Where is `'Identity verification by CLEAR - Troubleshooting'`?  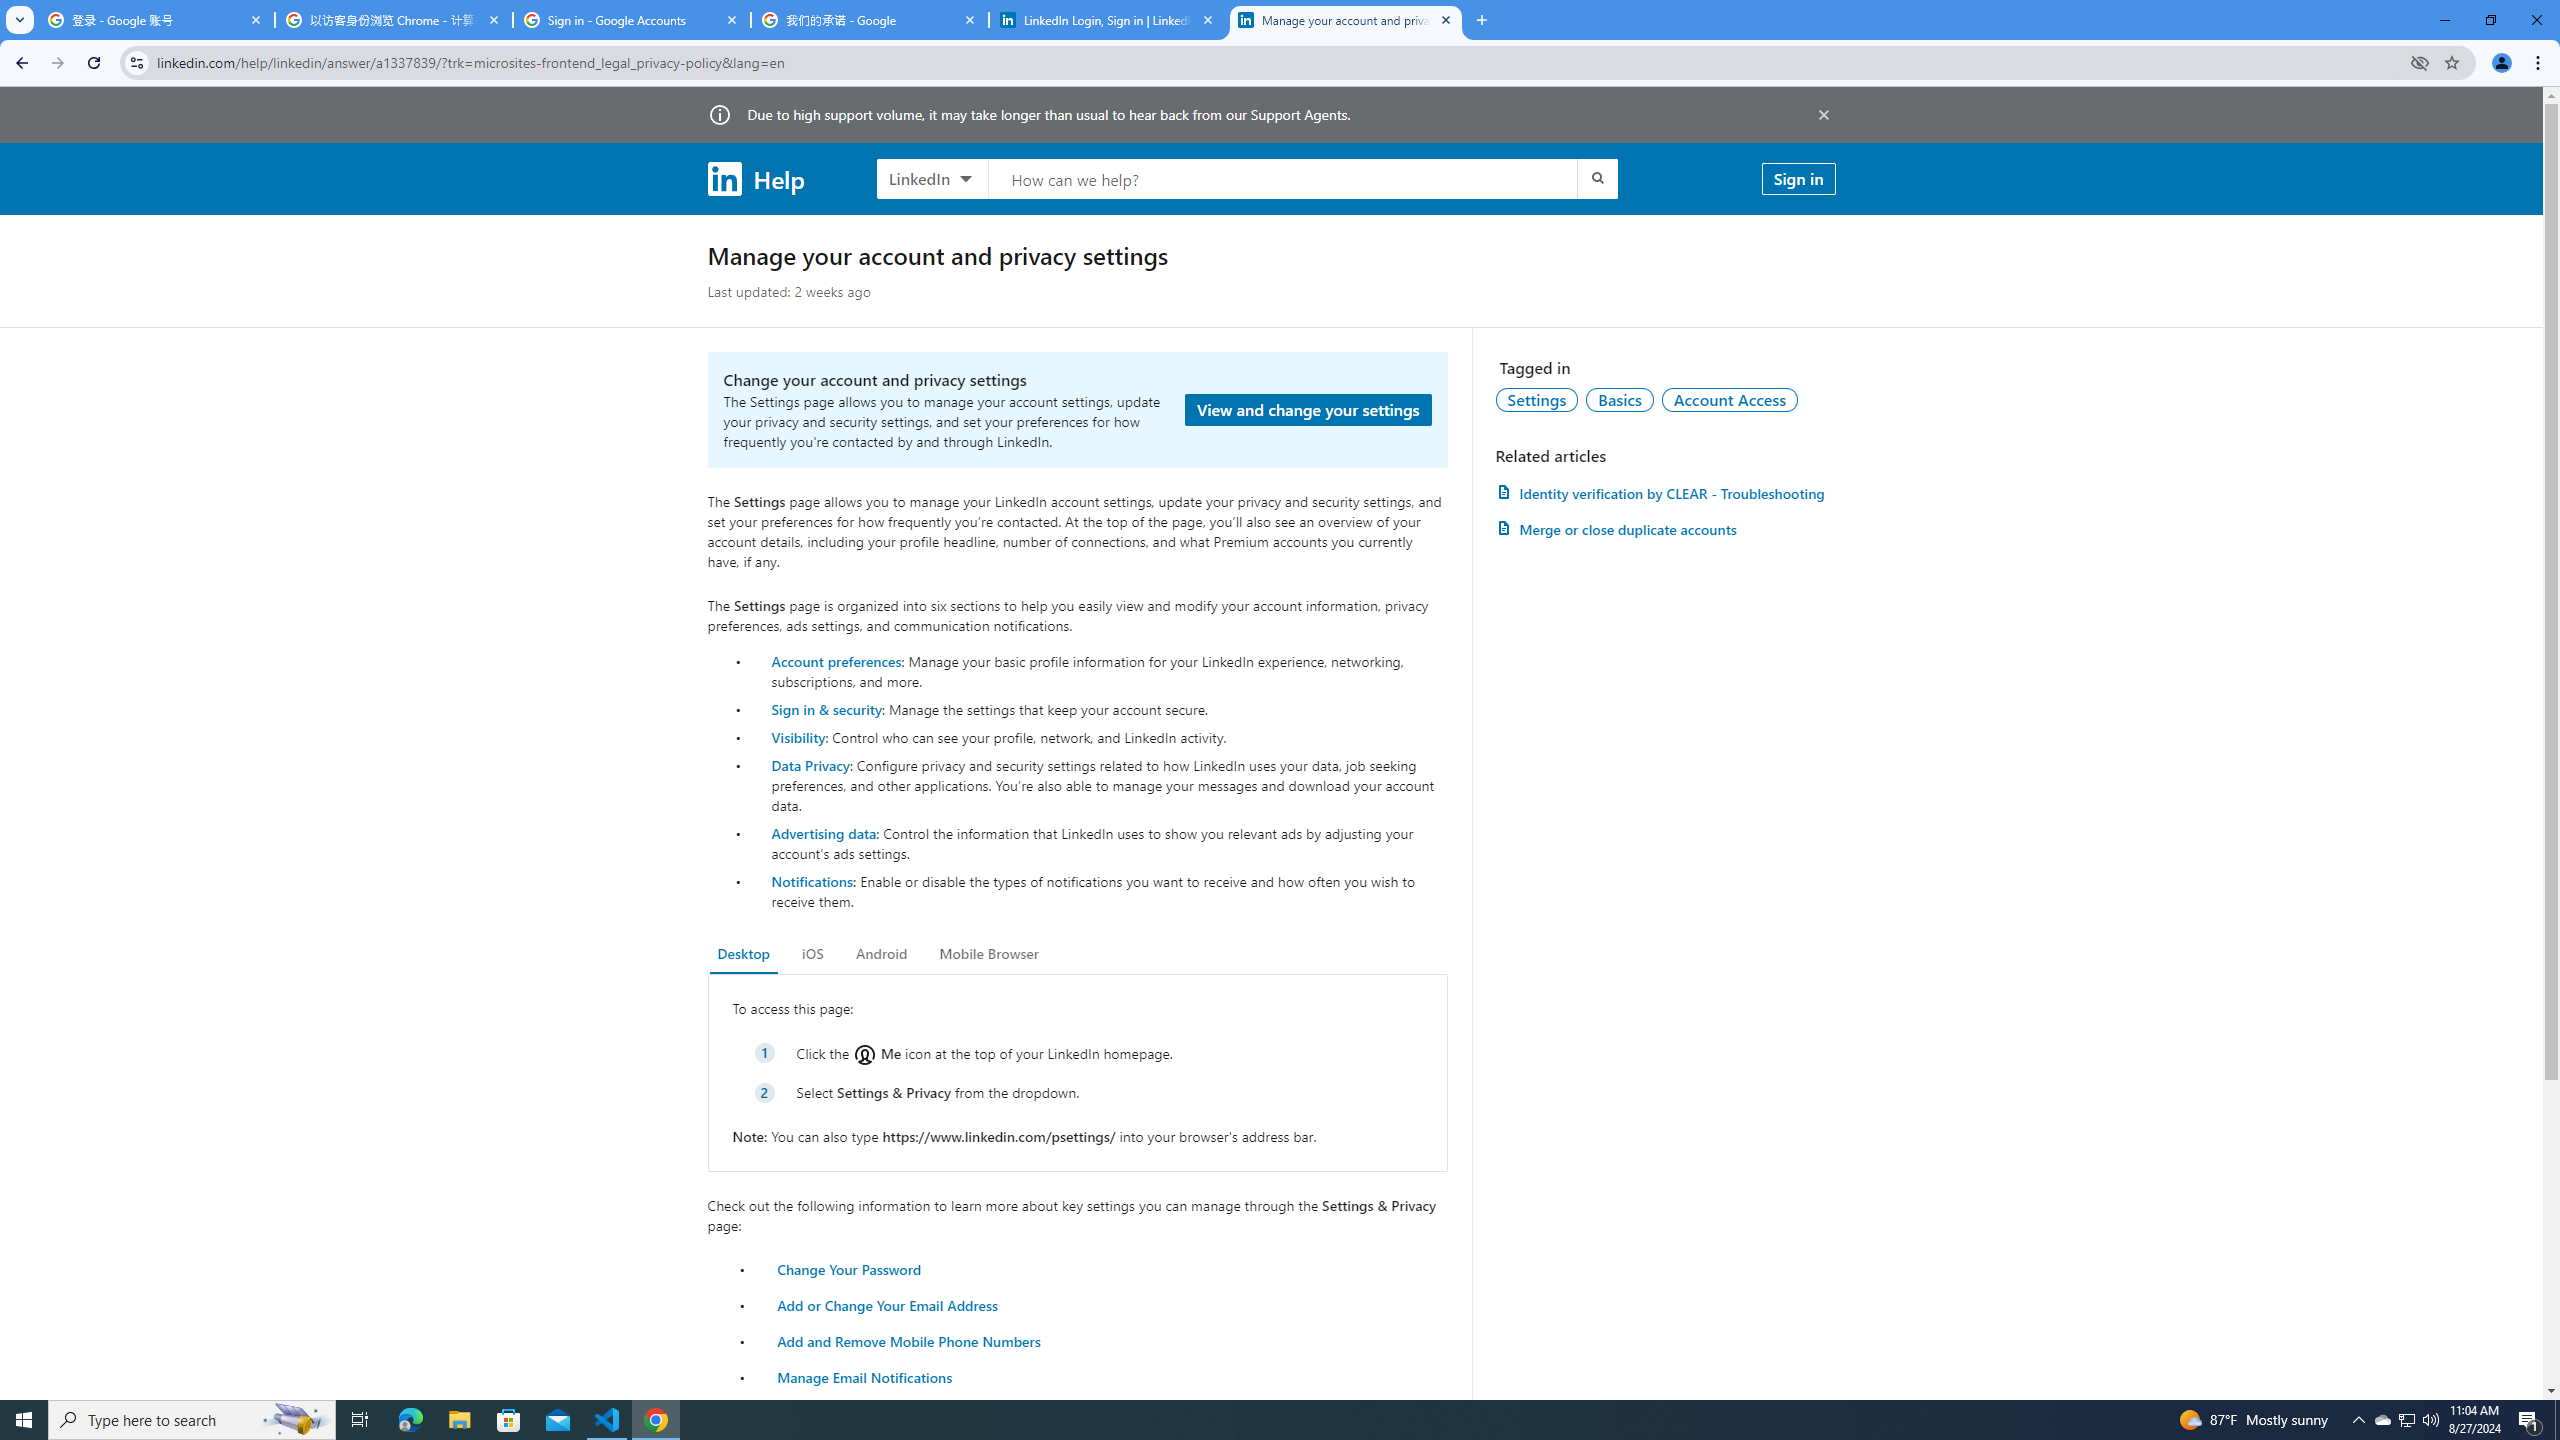
'Identity verification by CLEAR - Troubleshooting' is located at coordinates (1664, 493).